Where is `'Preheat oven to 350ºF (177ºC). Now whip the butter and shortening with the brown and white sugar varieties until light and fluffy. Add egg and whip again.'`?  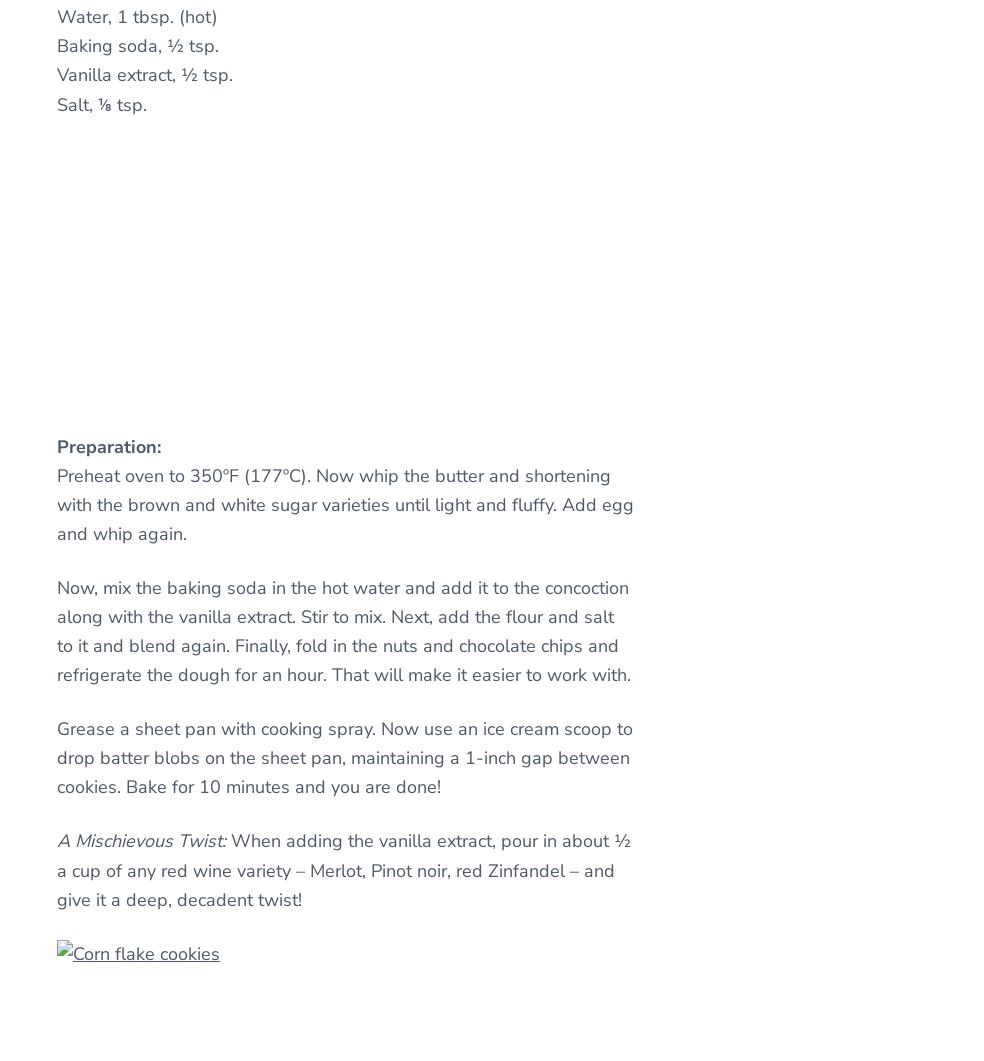
'Preheat oven to 350ºF (177ºC). Now whip the butter and shortening with the brown and white sugar varieties until light and fluffy. Add egg and whip again.' is located at coordinates (55, 503).